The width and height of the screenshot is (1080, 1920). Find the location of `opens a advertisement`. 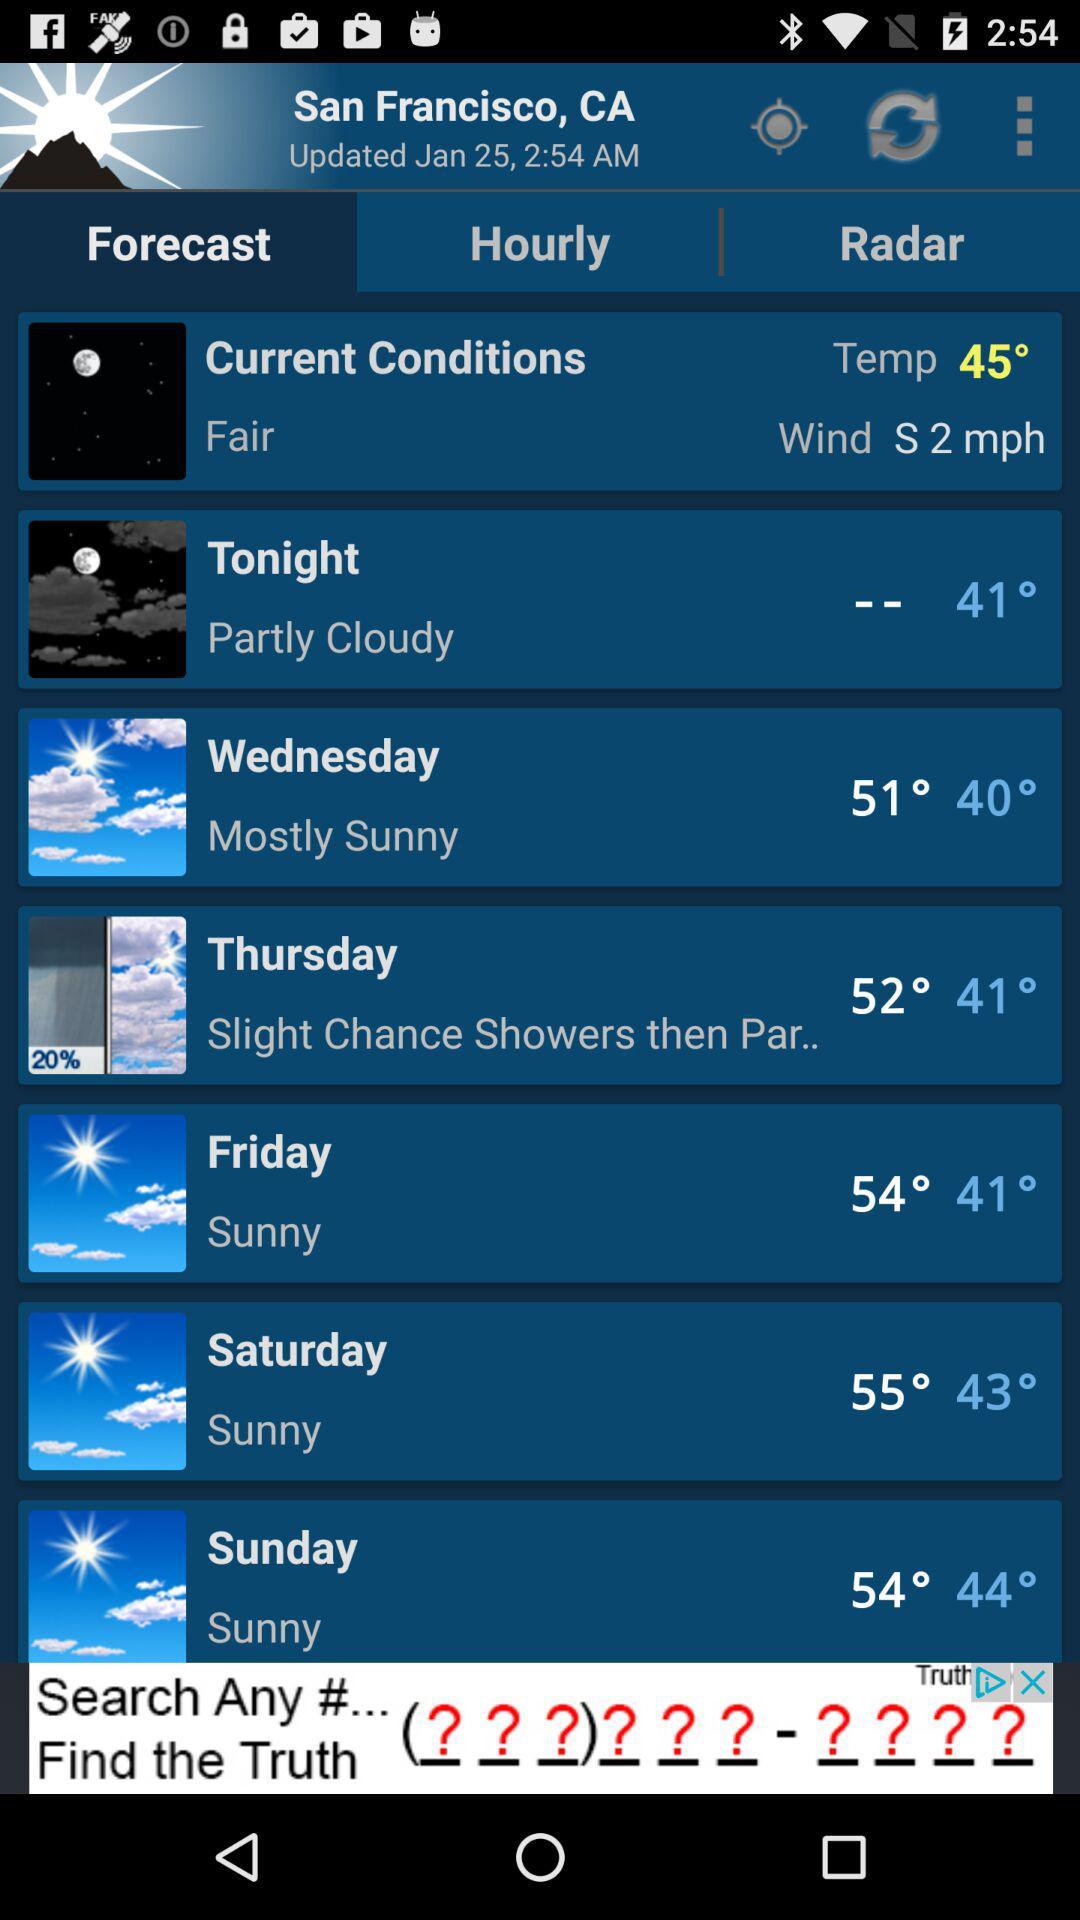

opens a advertisement is located at coordinates (540, 1727).